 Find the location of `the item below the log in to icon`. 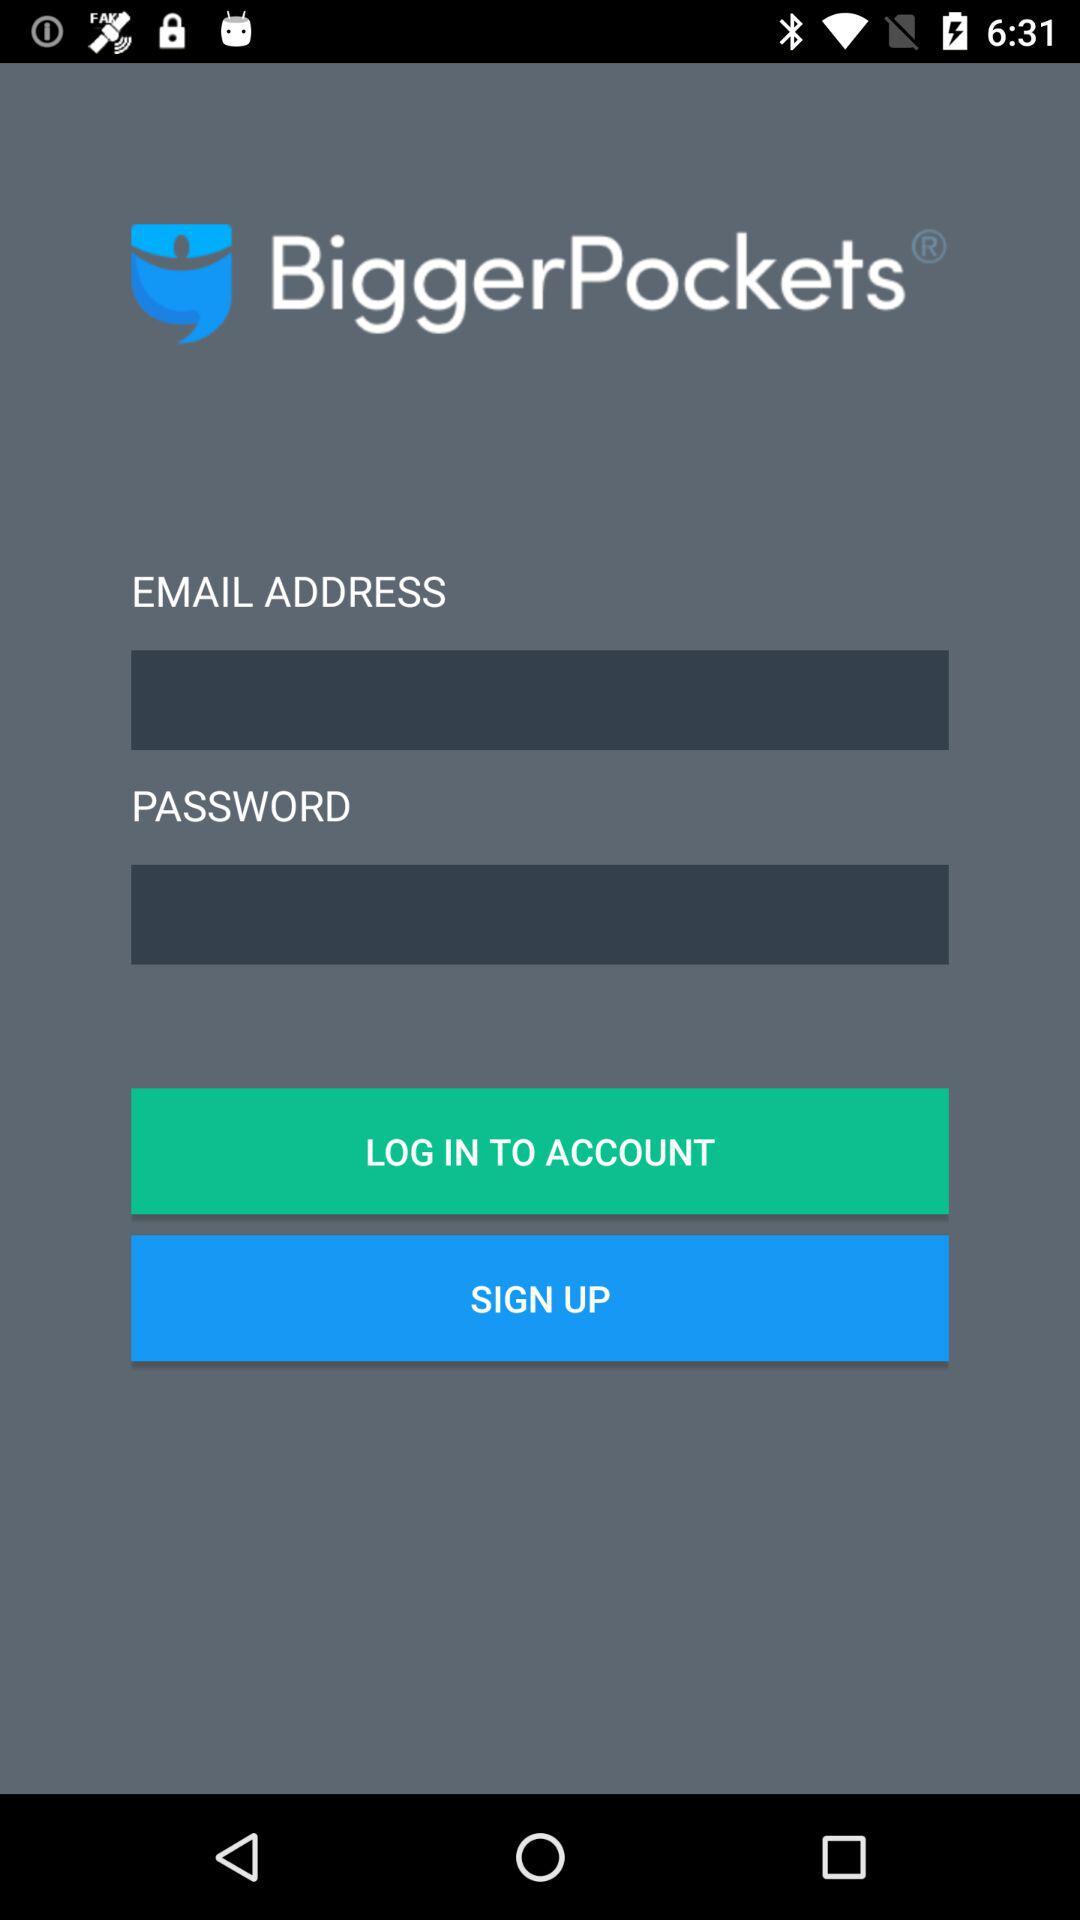

the item below the log in to icon is located at coordinates (540, 1298).